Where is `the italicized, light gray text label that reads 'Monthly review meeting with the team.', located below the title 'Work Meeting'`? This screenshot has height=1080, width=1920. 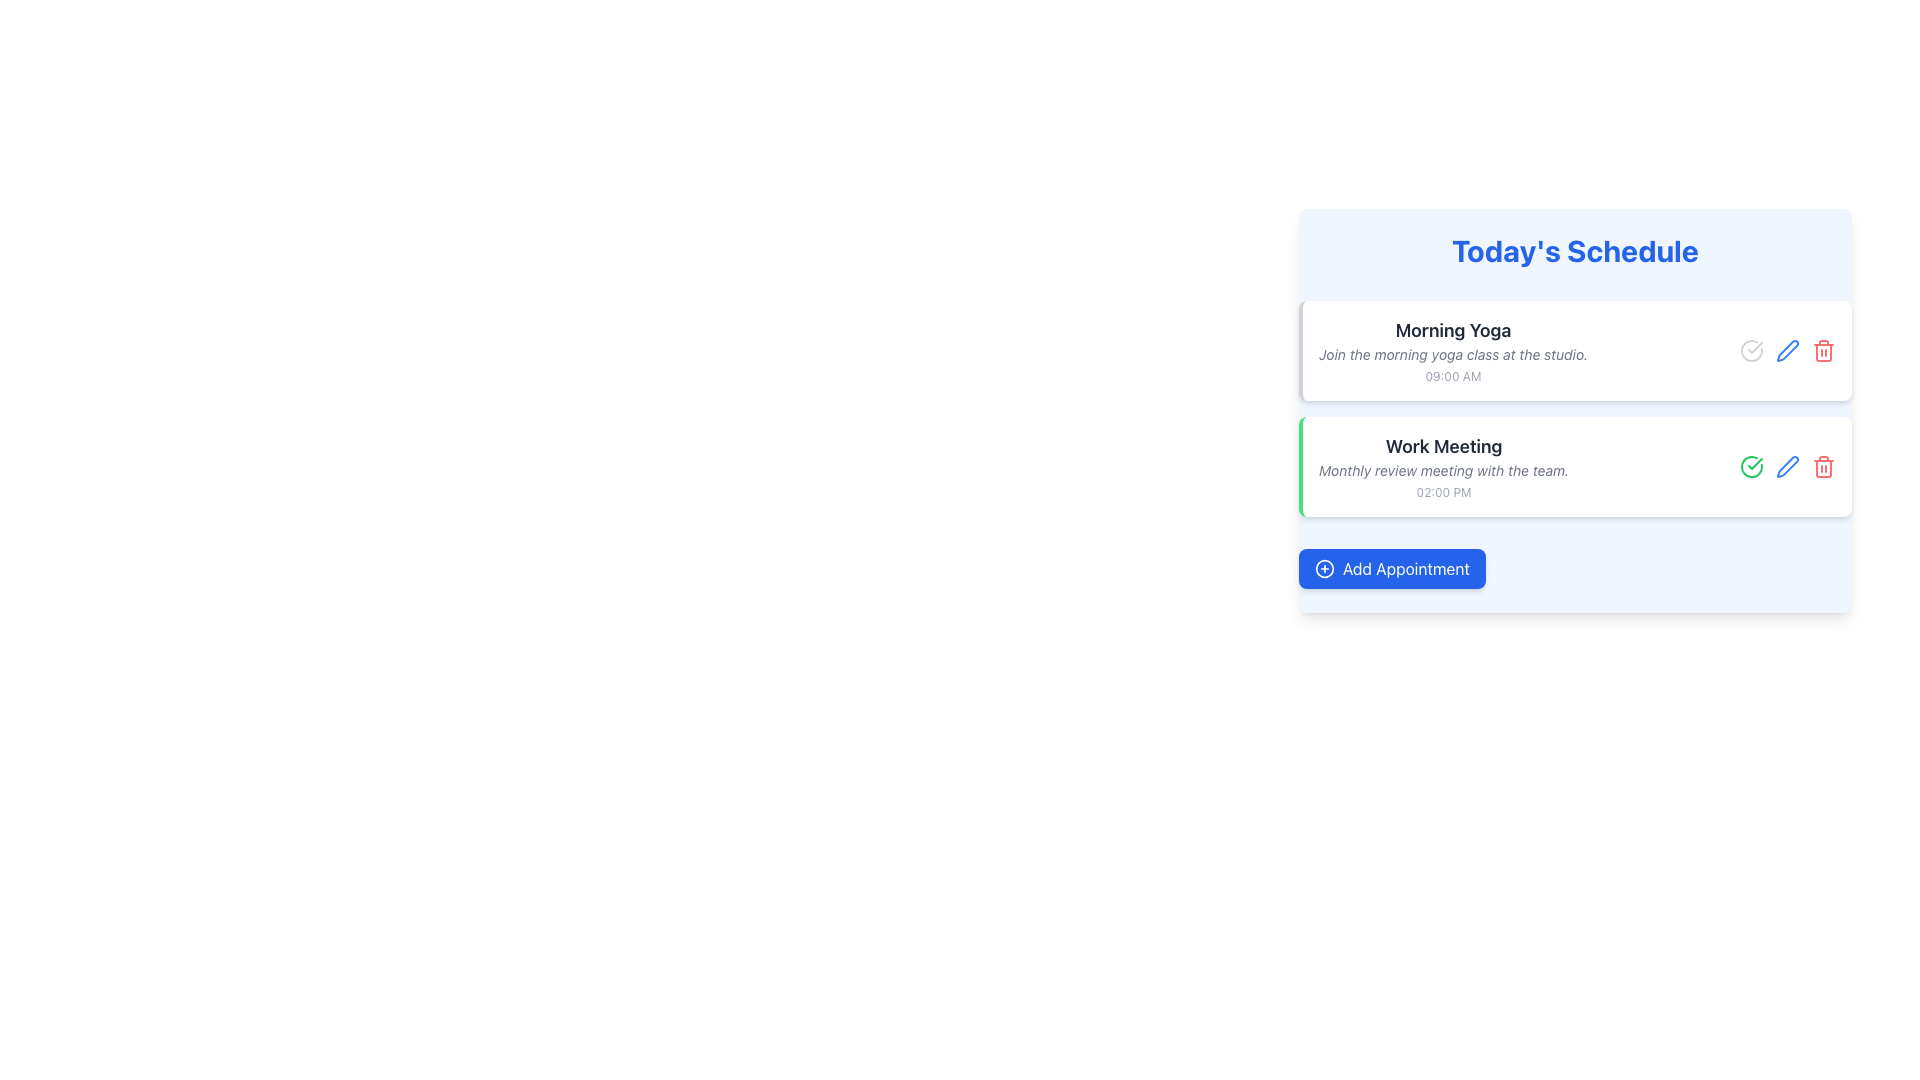
the italicized, light gray text label that reads 'Monthly review meeting with the team.', located below the title 'Work Meeting' is located at coordinates (1444, 470).